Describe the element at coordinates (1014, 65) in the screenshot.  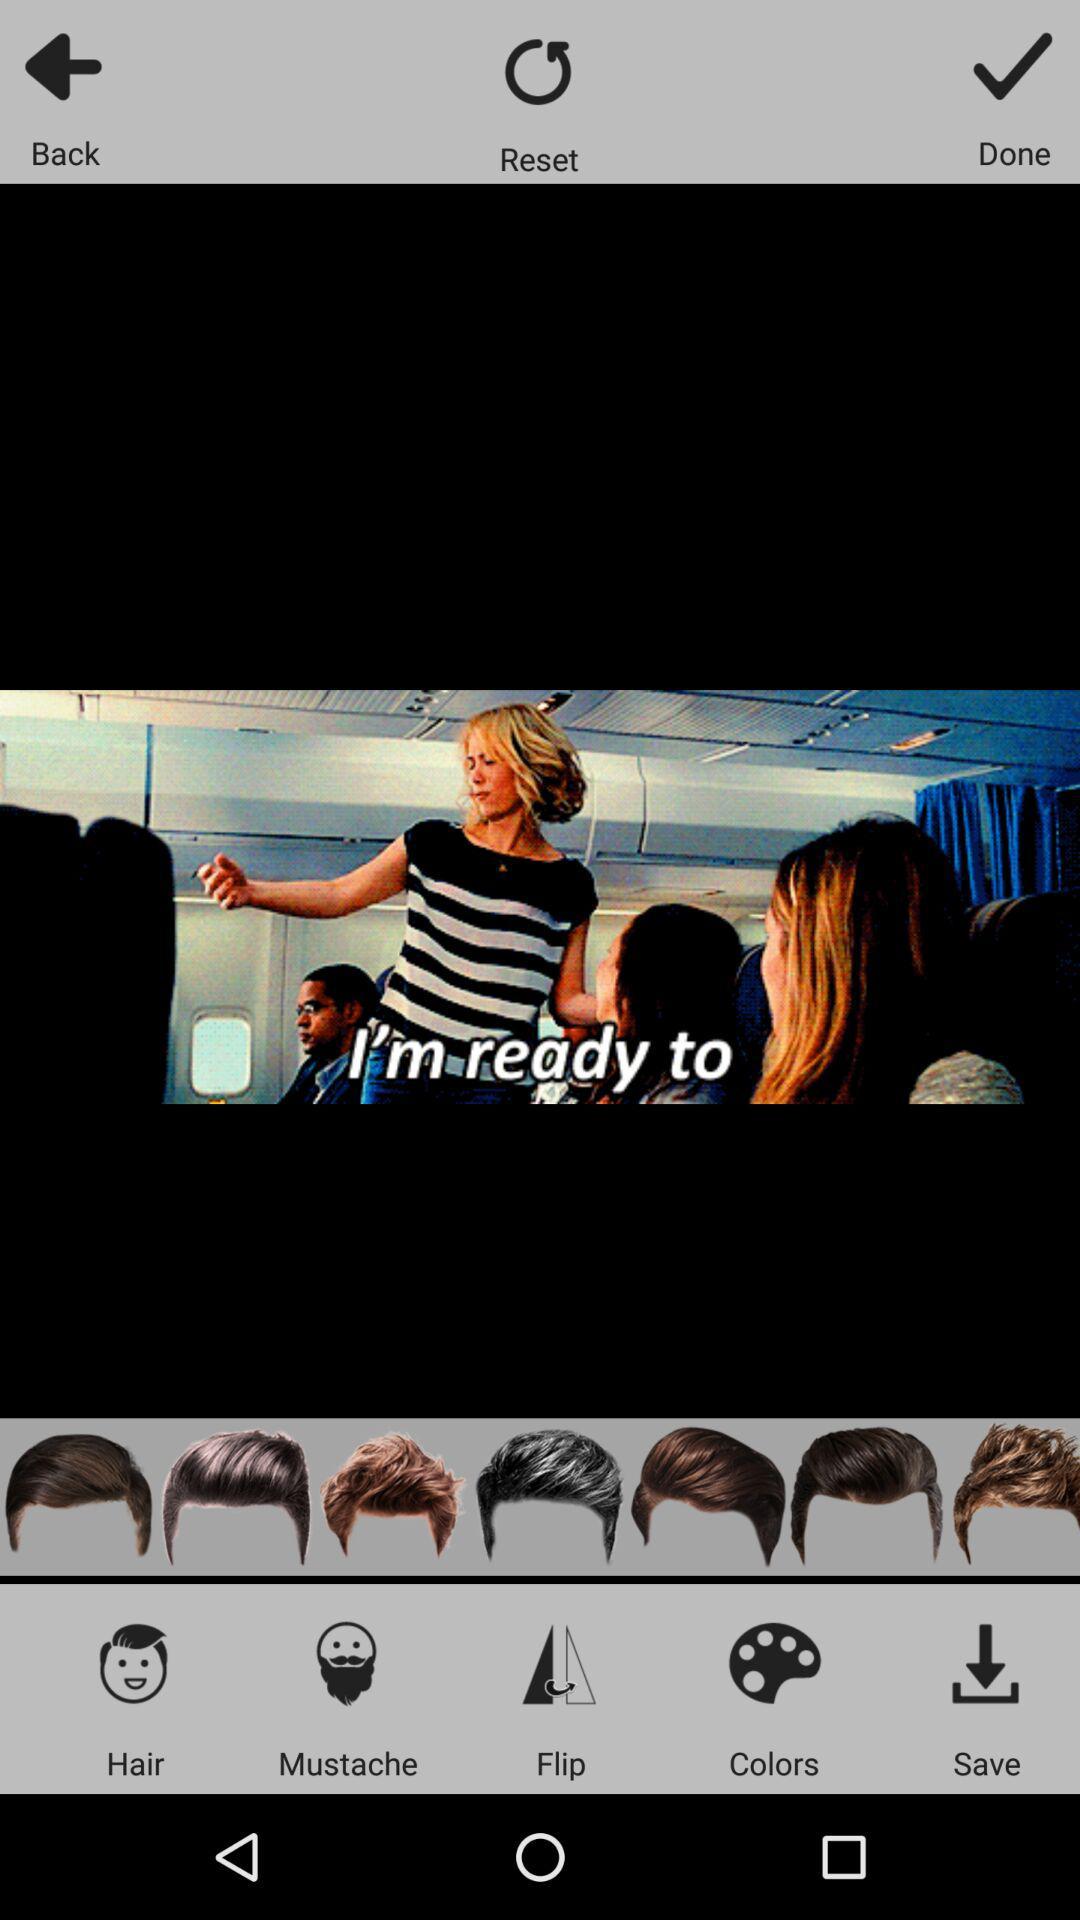
I see `confirm button to finish changes` at that location.